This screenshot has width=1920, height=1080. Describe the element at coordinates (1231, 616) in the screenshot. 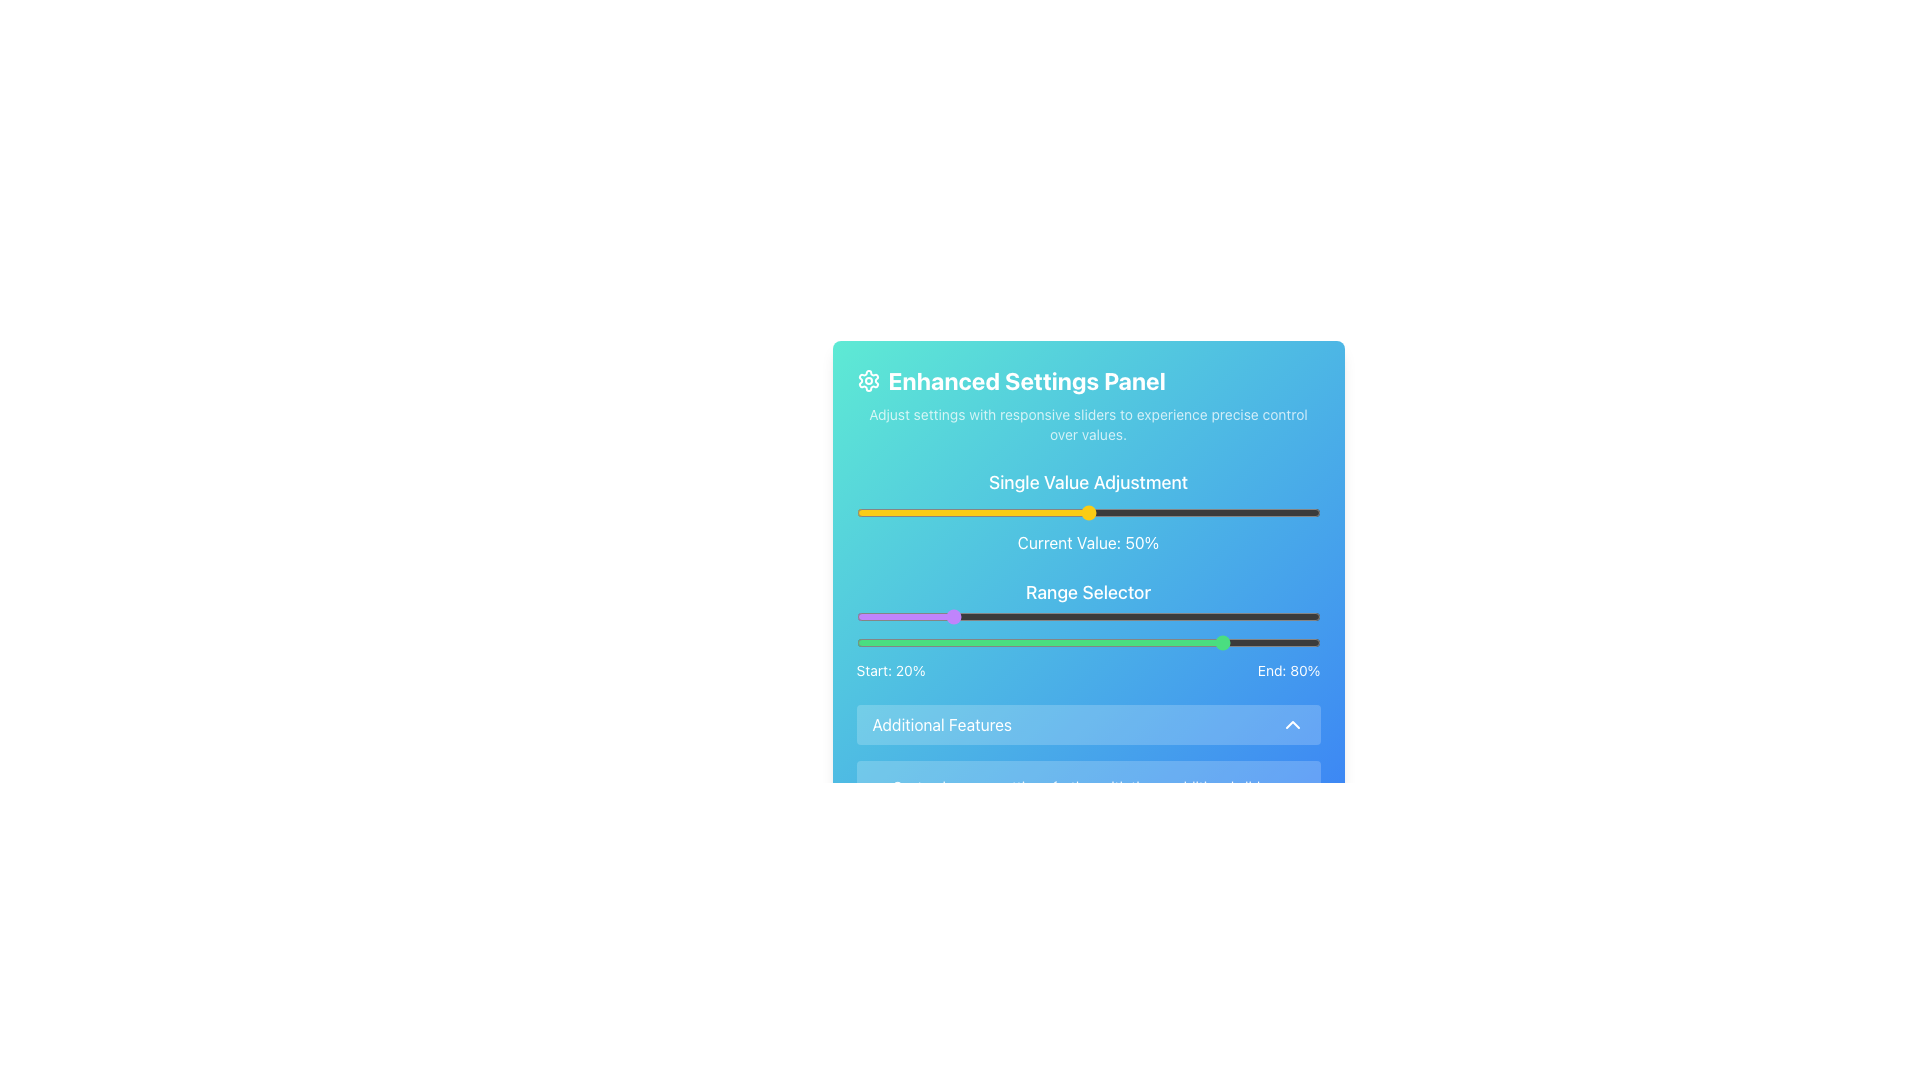

I see `the range selector sliders` at that location.